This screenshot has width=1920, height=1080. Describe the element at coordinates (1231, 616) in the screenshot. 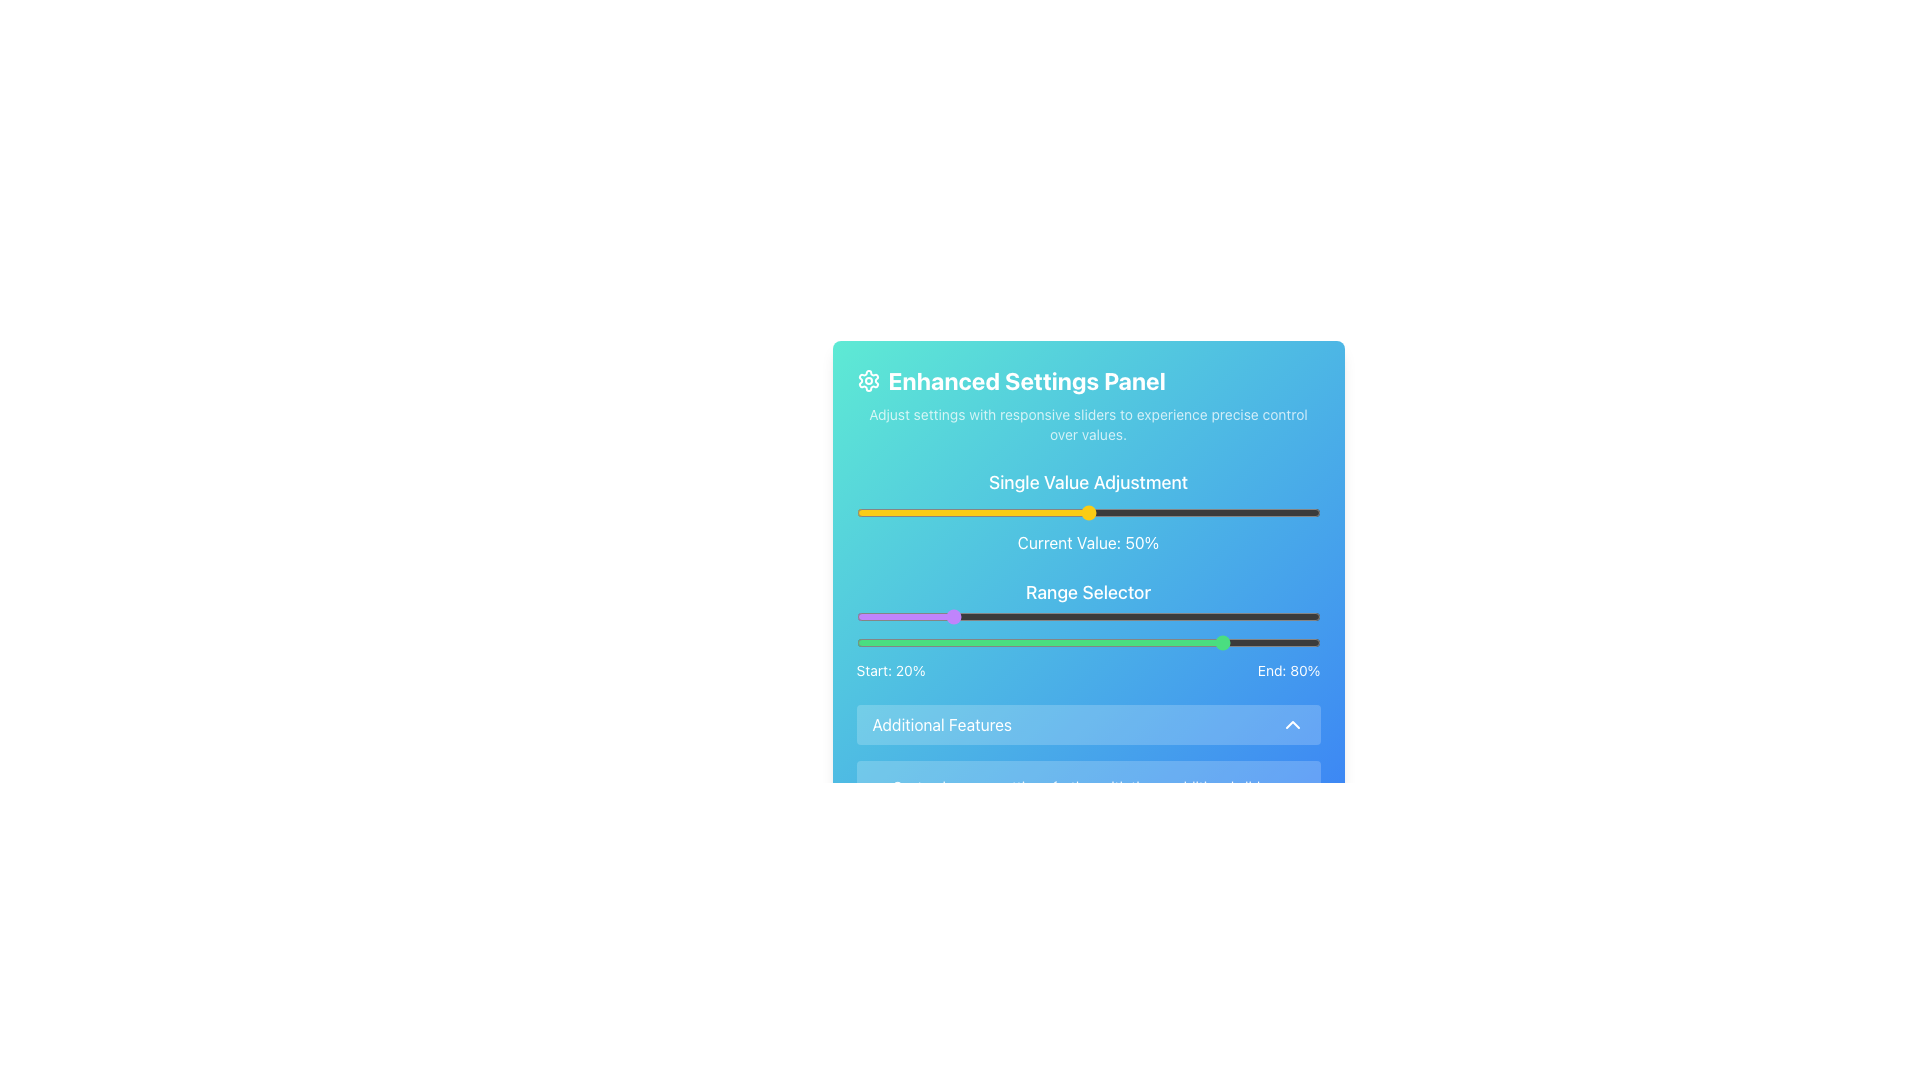

I see `the range selector sliders` at that location.